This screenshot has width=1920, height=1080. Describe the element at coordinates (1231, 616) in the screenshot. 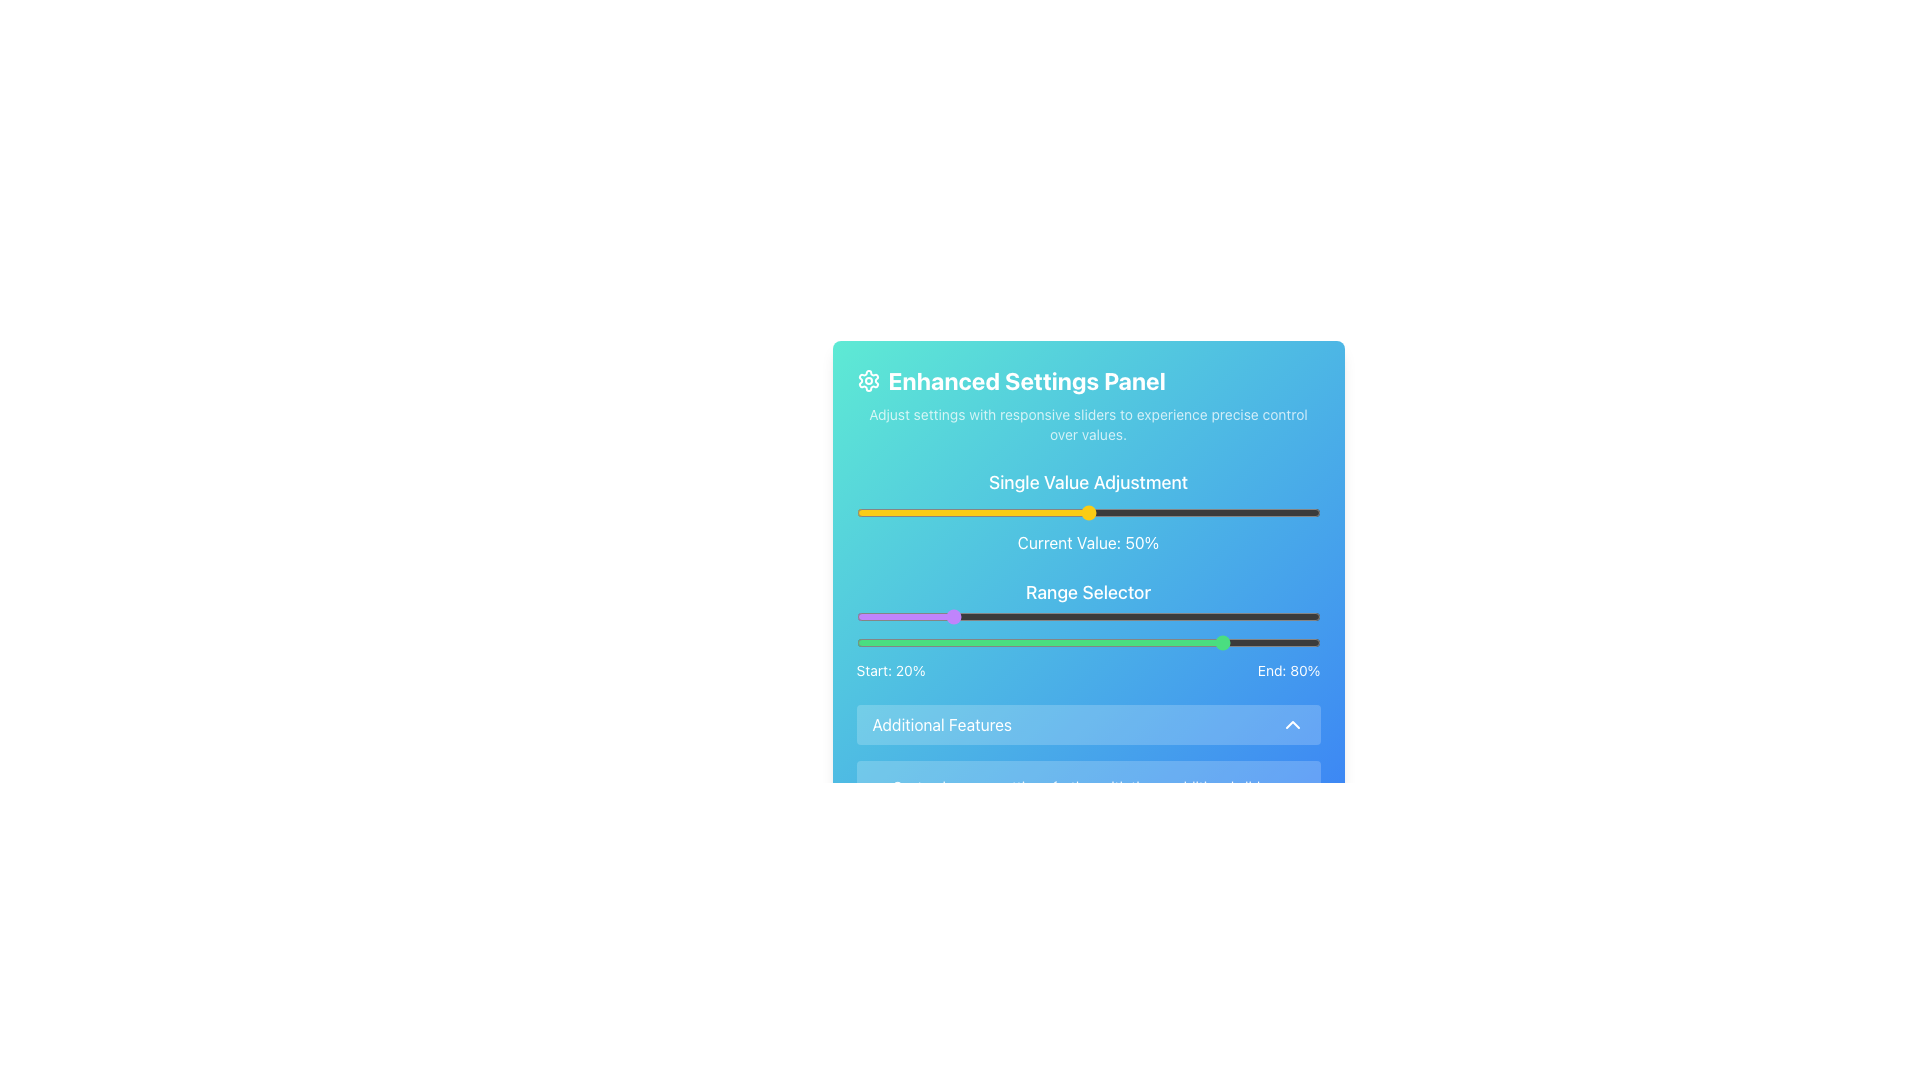

I see `the range selector sliders` at that location.